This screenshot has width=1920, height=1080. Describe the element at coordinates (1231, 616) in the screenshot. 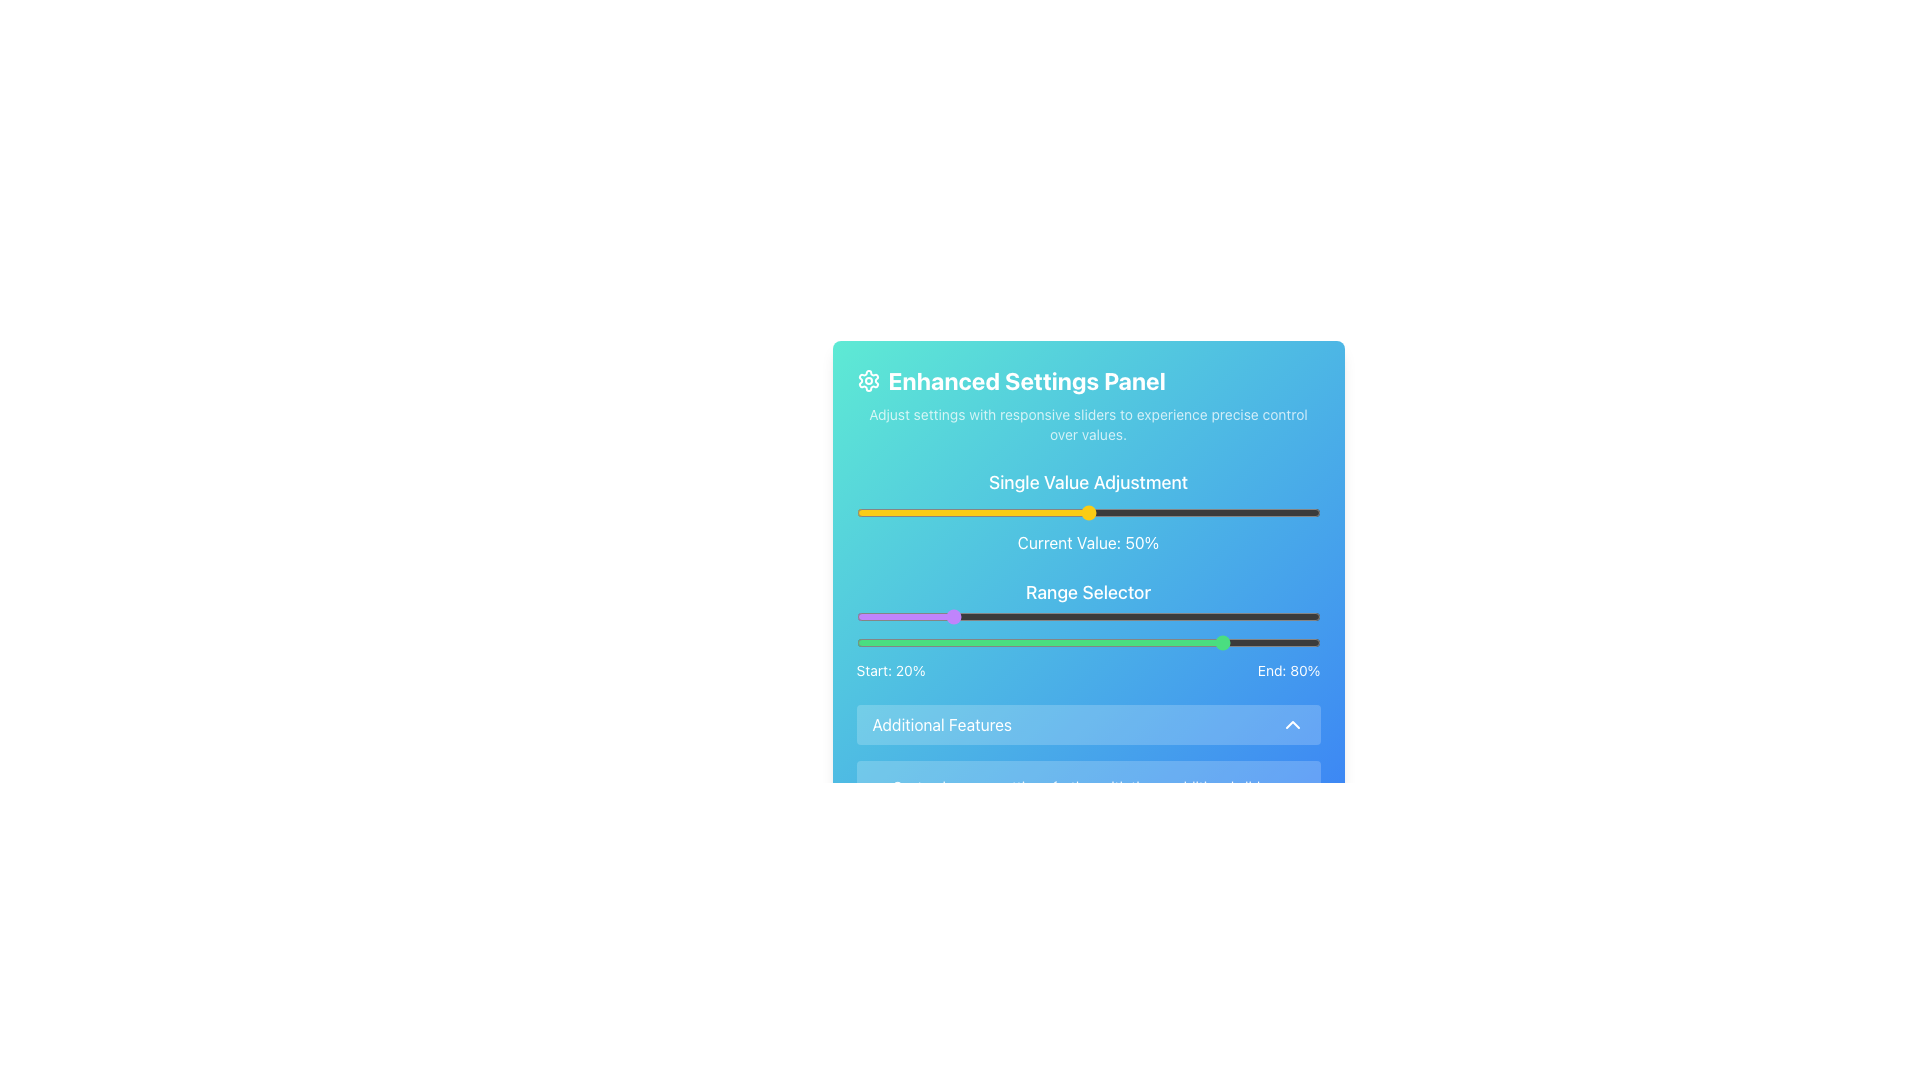

I see `the range selector sliders` at that location.